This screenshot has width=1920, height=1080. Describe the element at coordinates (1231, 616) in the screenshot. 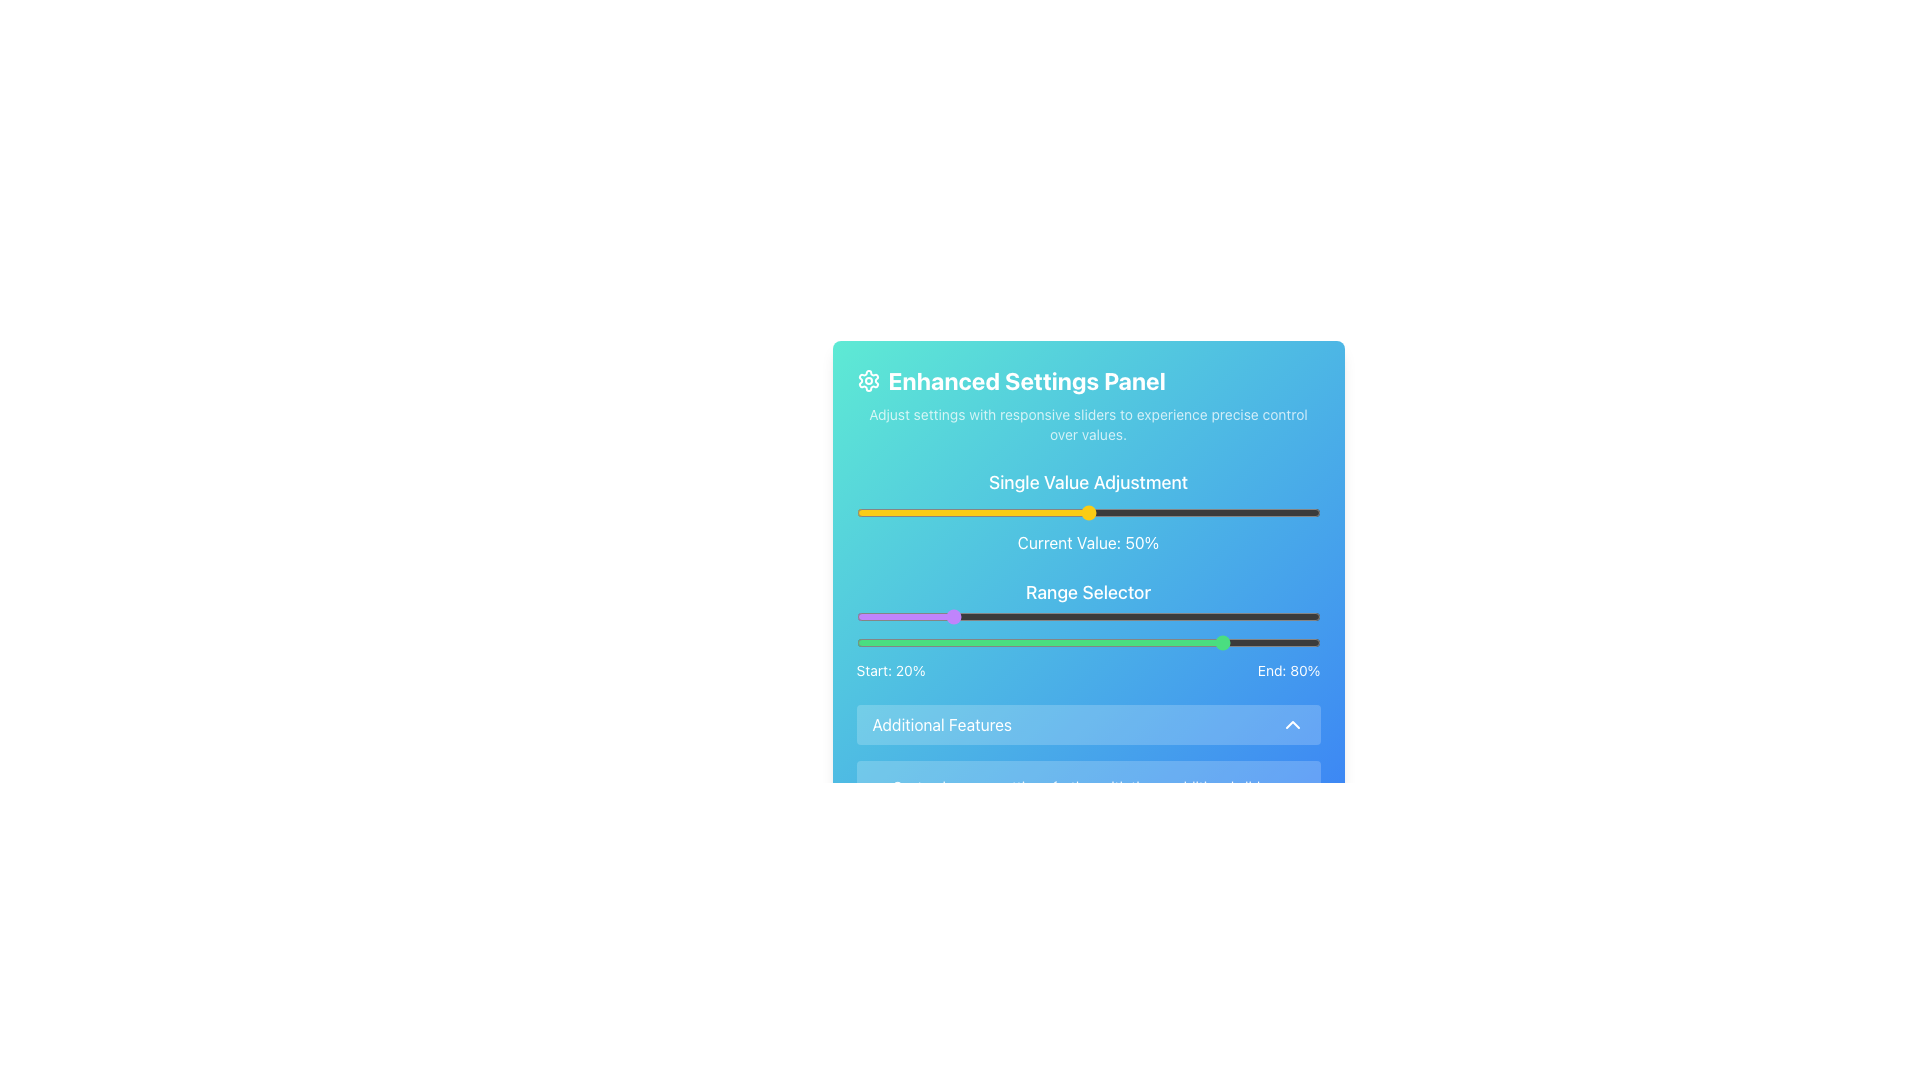

I see `the range selector sliders` at that location.